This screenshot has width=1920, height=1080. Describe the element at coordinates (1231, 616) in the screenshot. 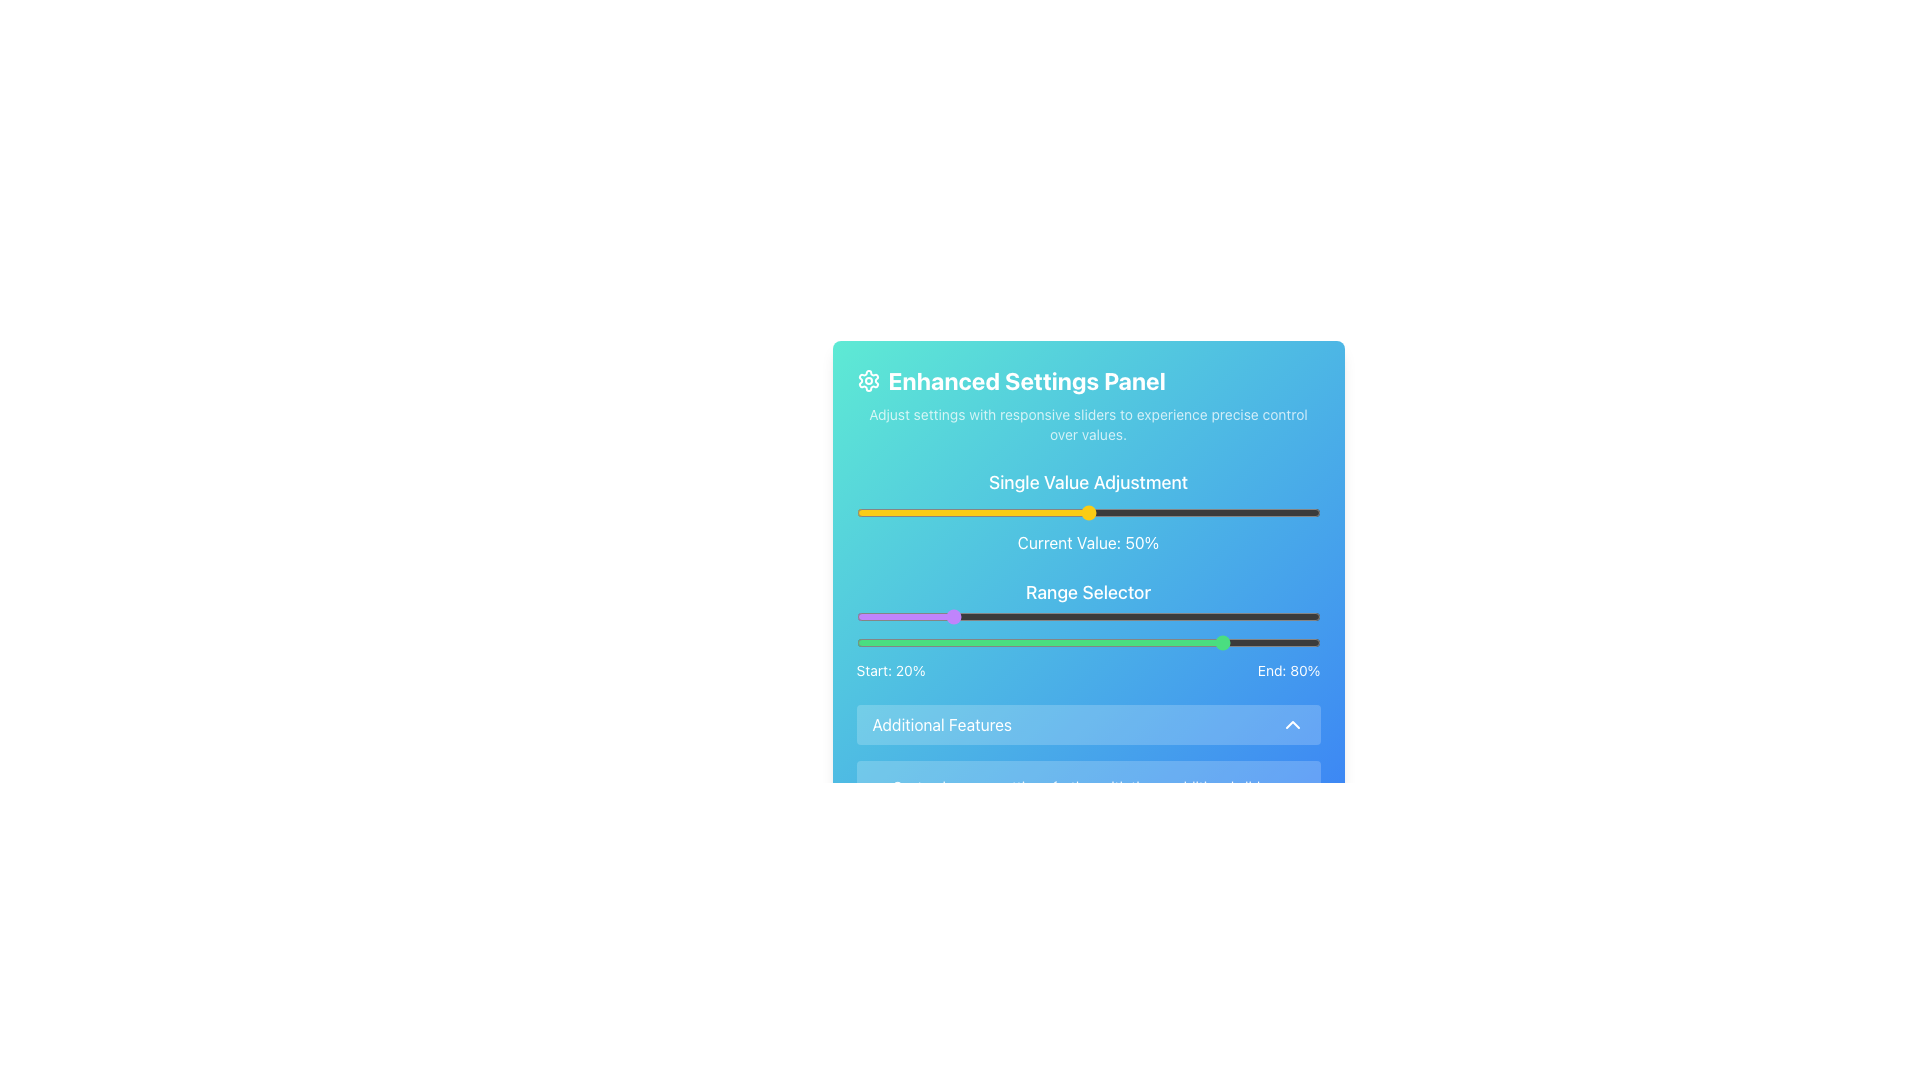

I see `the range selector sliders` at that location.